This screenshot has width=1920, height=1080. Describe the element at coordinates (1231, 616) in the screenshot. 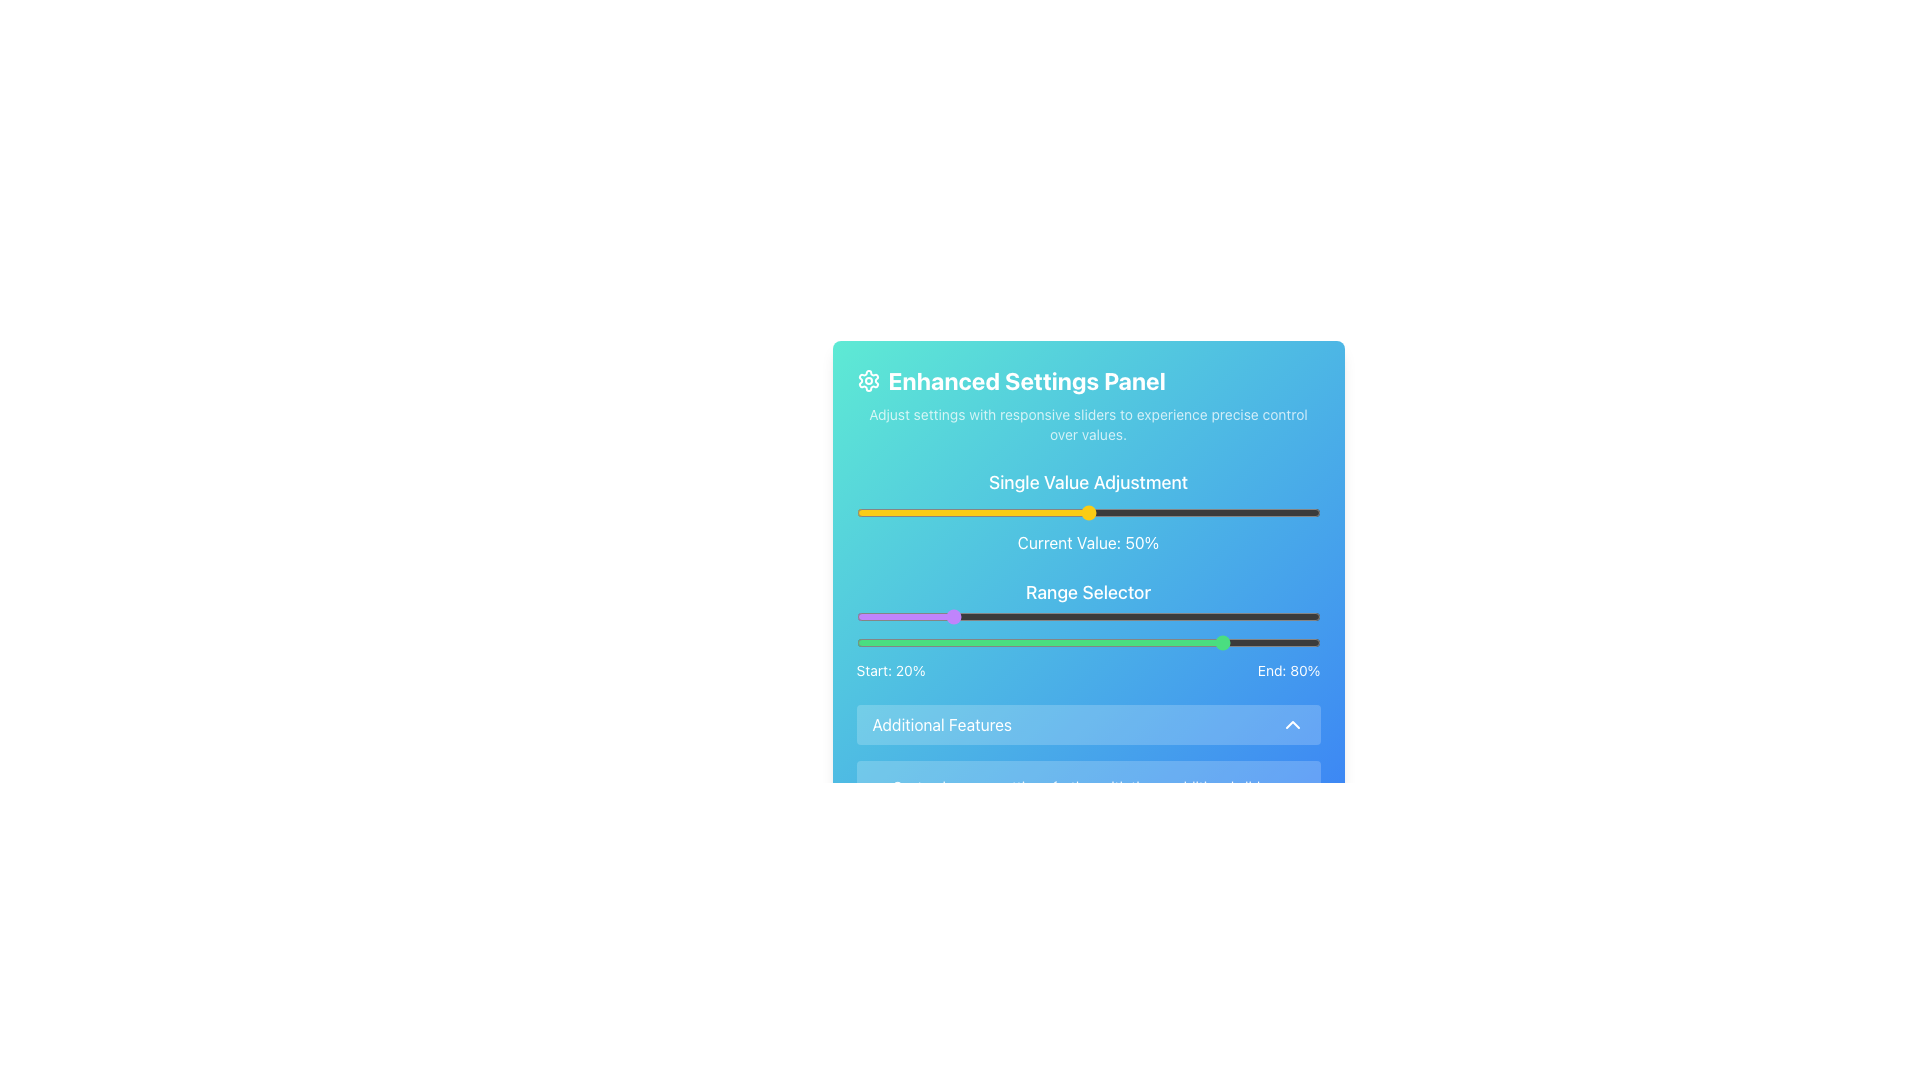

I see `the range selector sliders` at that location.